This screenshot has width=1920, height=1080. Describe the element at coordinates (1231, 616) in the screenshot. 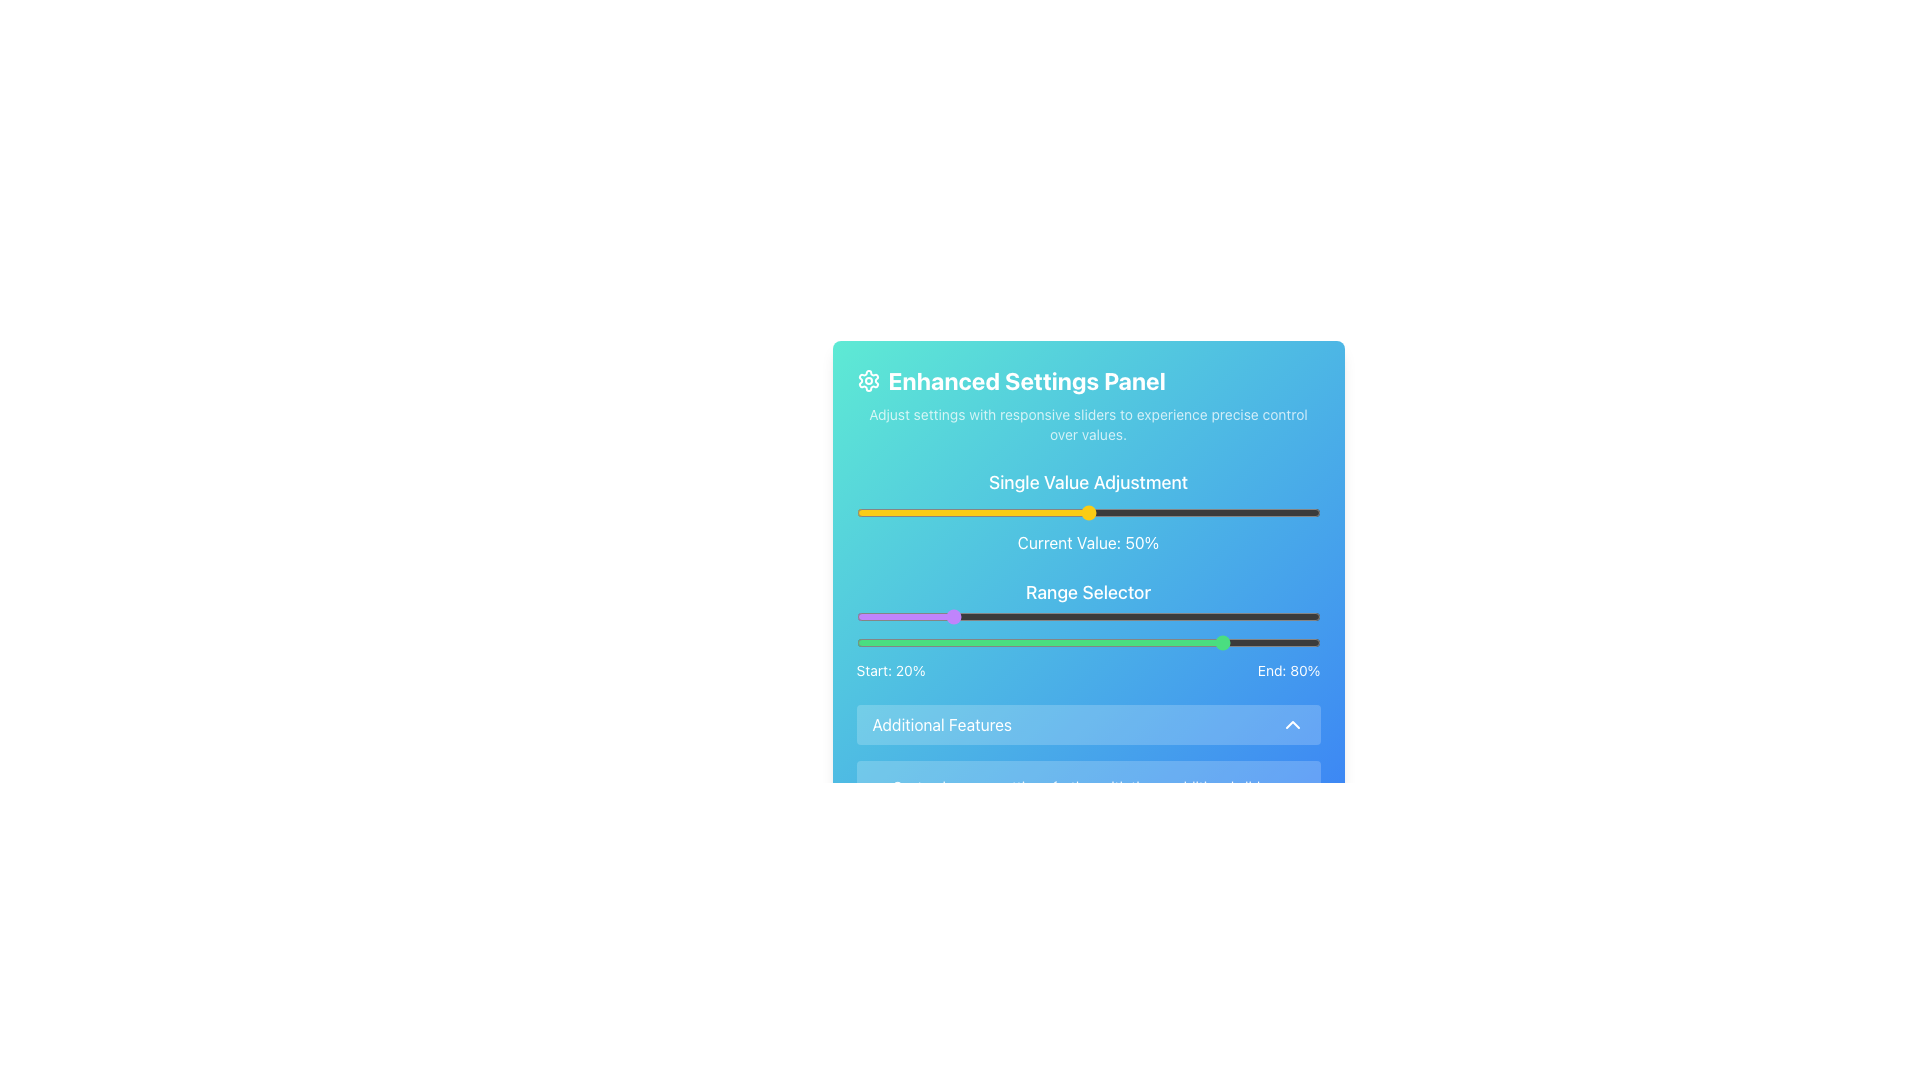

I see `the range selector sliders` at that location.